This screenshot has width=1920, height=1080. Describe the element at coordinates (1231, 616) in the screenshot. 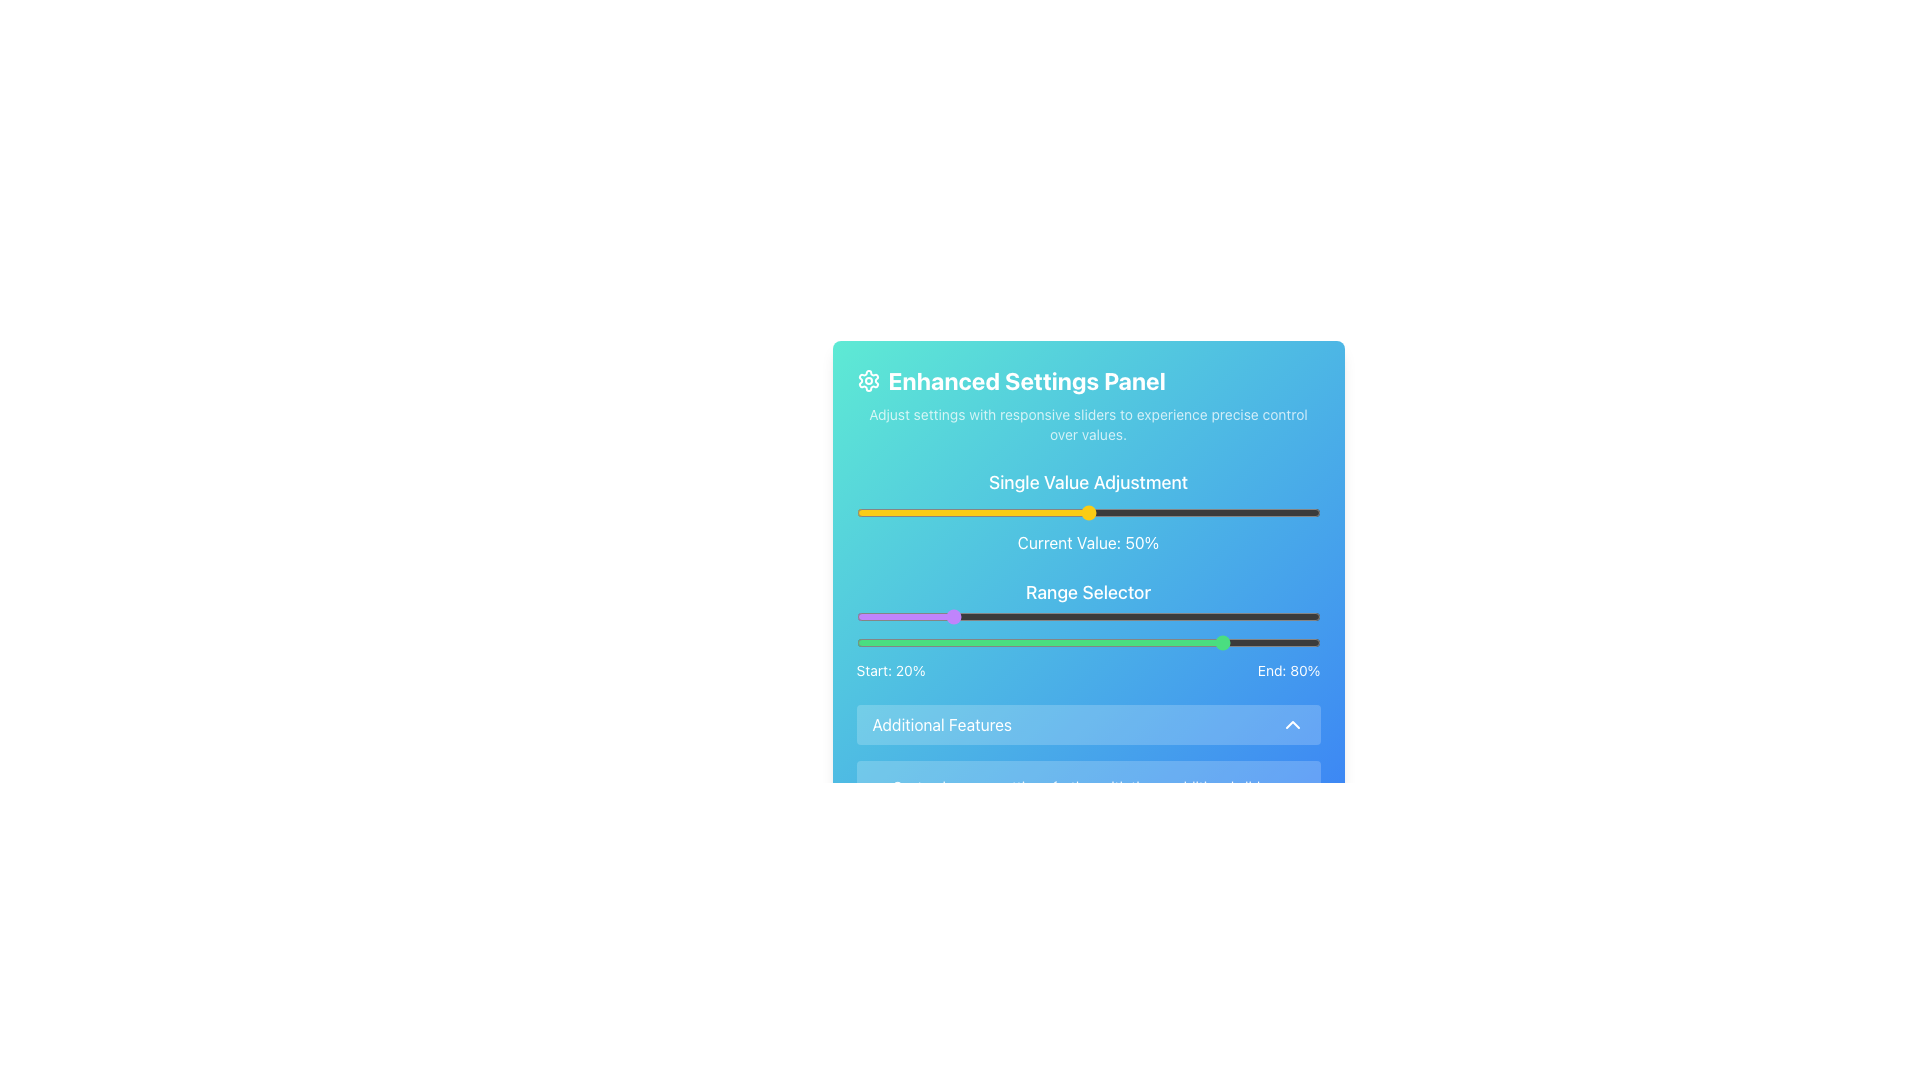

I see `the range selector sliders` at that location.